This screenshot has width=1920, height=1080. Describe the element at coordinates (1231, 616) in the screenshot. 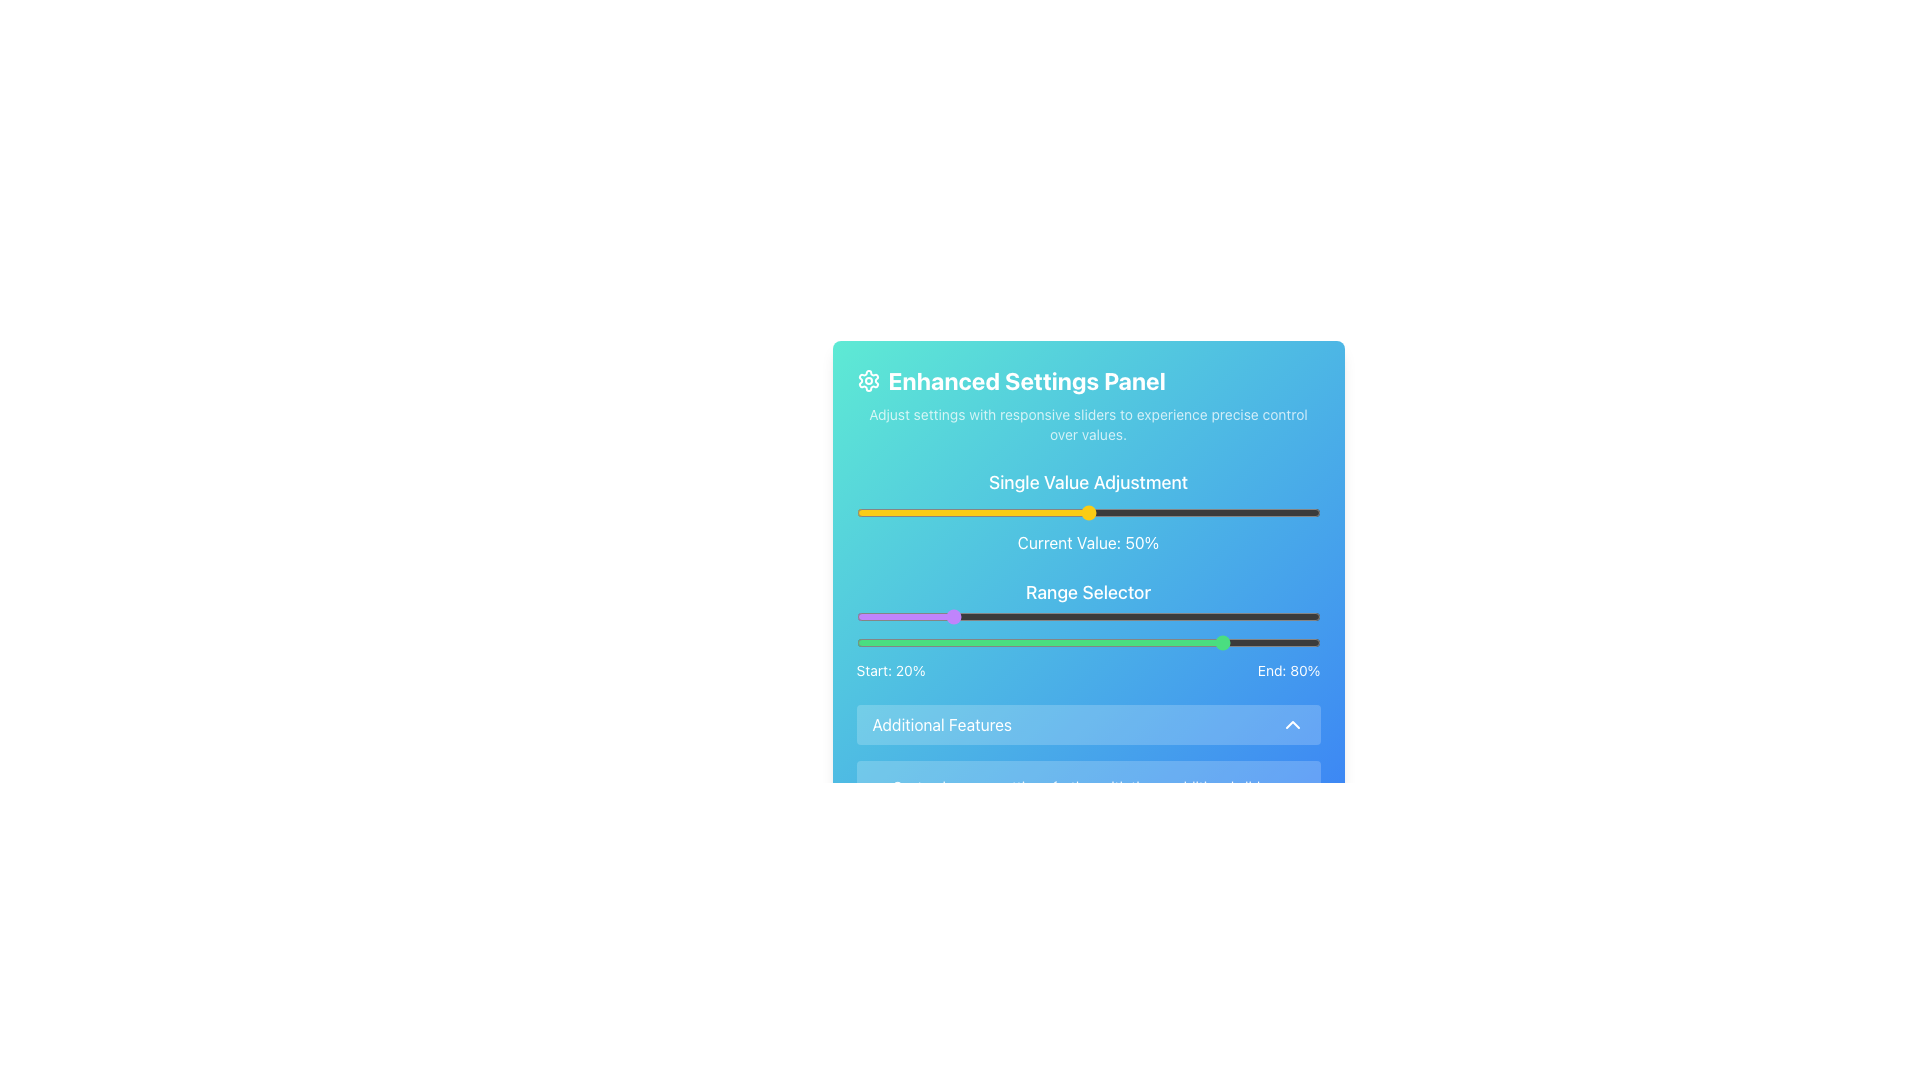

I see `the range selector sliders` at that location.